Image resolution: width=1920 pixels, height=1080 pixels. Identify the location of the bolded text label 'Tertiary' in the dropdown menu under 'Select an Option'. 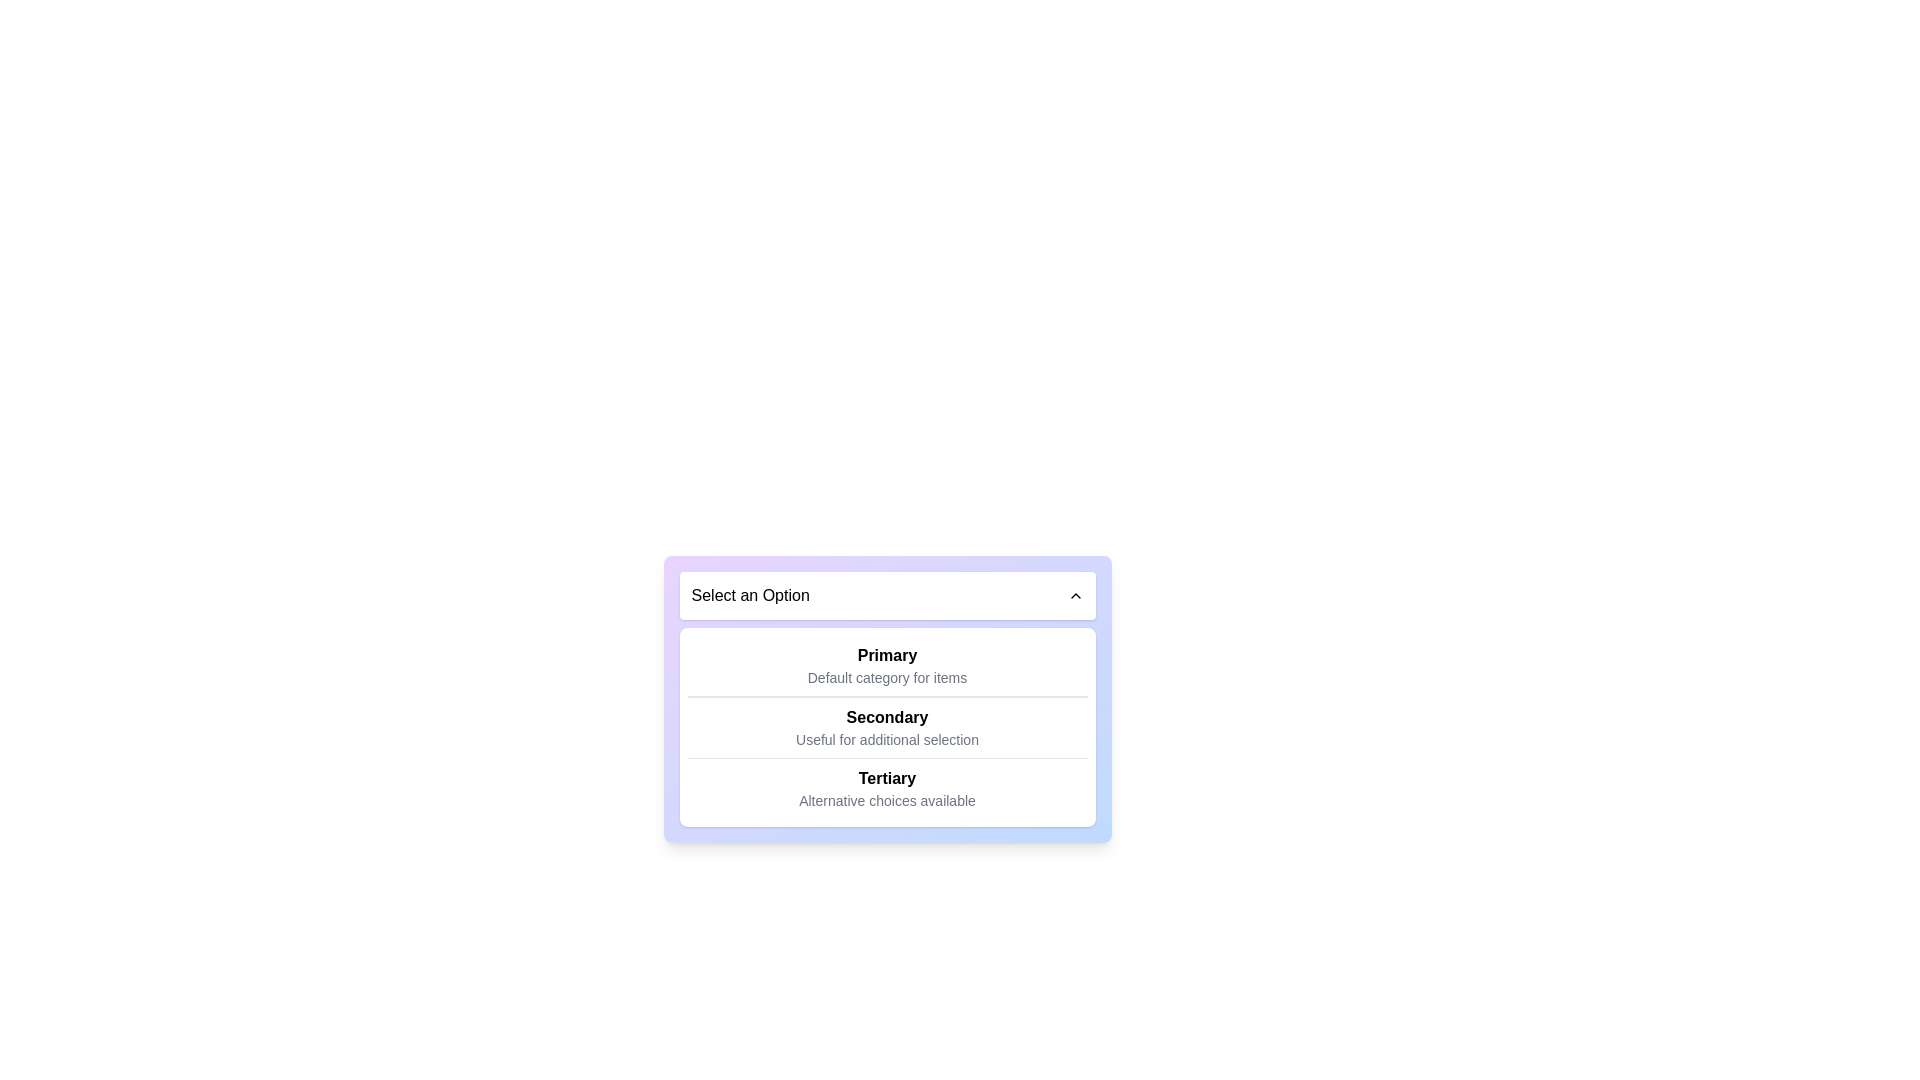
(886, 778).